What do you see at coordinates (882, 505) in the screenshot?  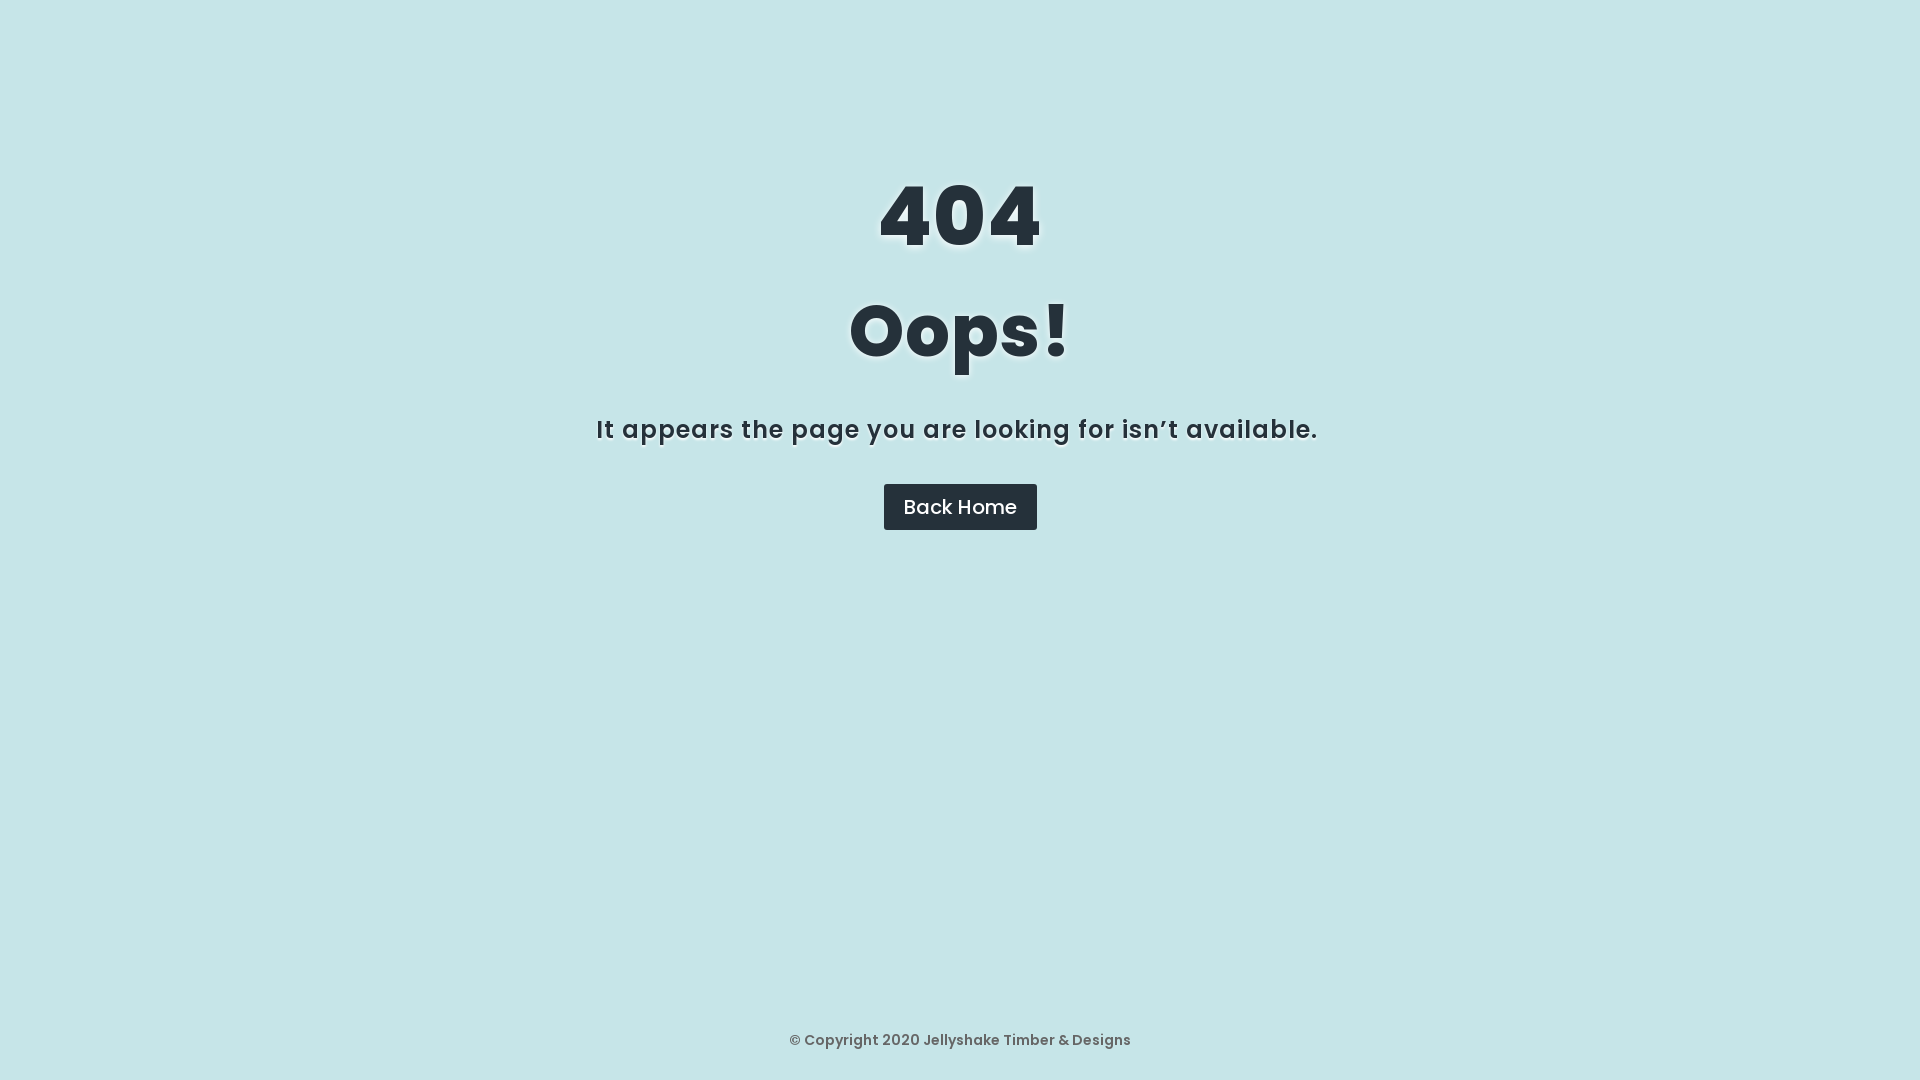 I see `'Back Home'` at bounding box center [882, 505].